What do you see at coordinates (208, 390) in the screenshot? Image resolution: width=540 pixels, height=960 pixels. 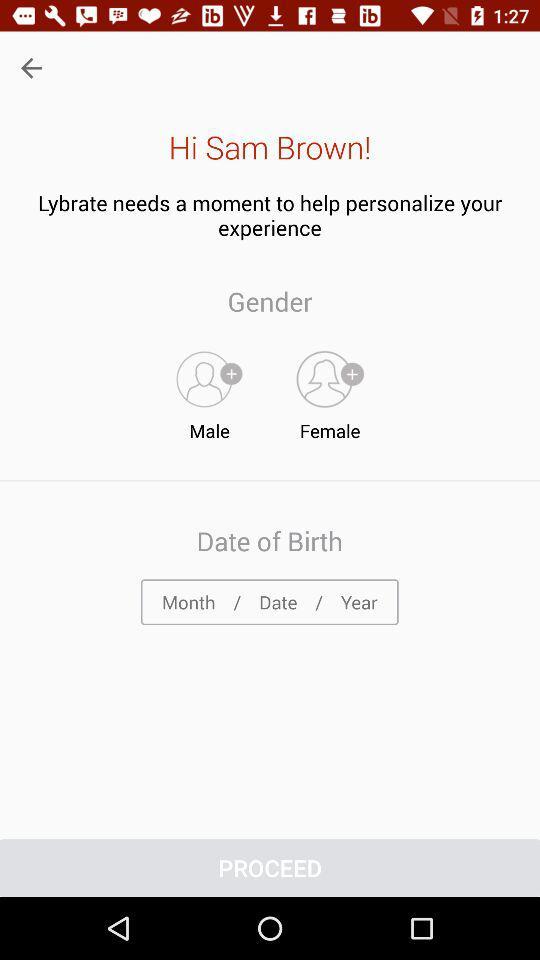 I see `male item` at bounding box center [208, 390].